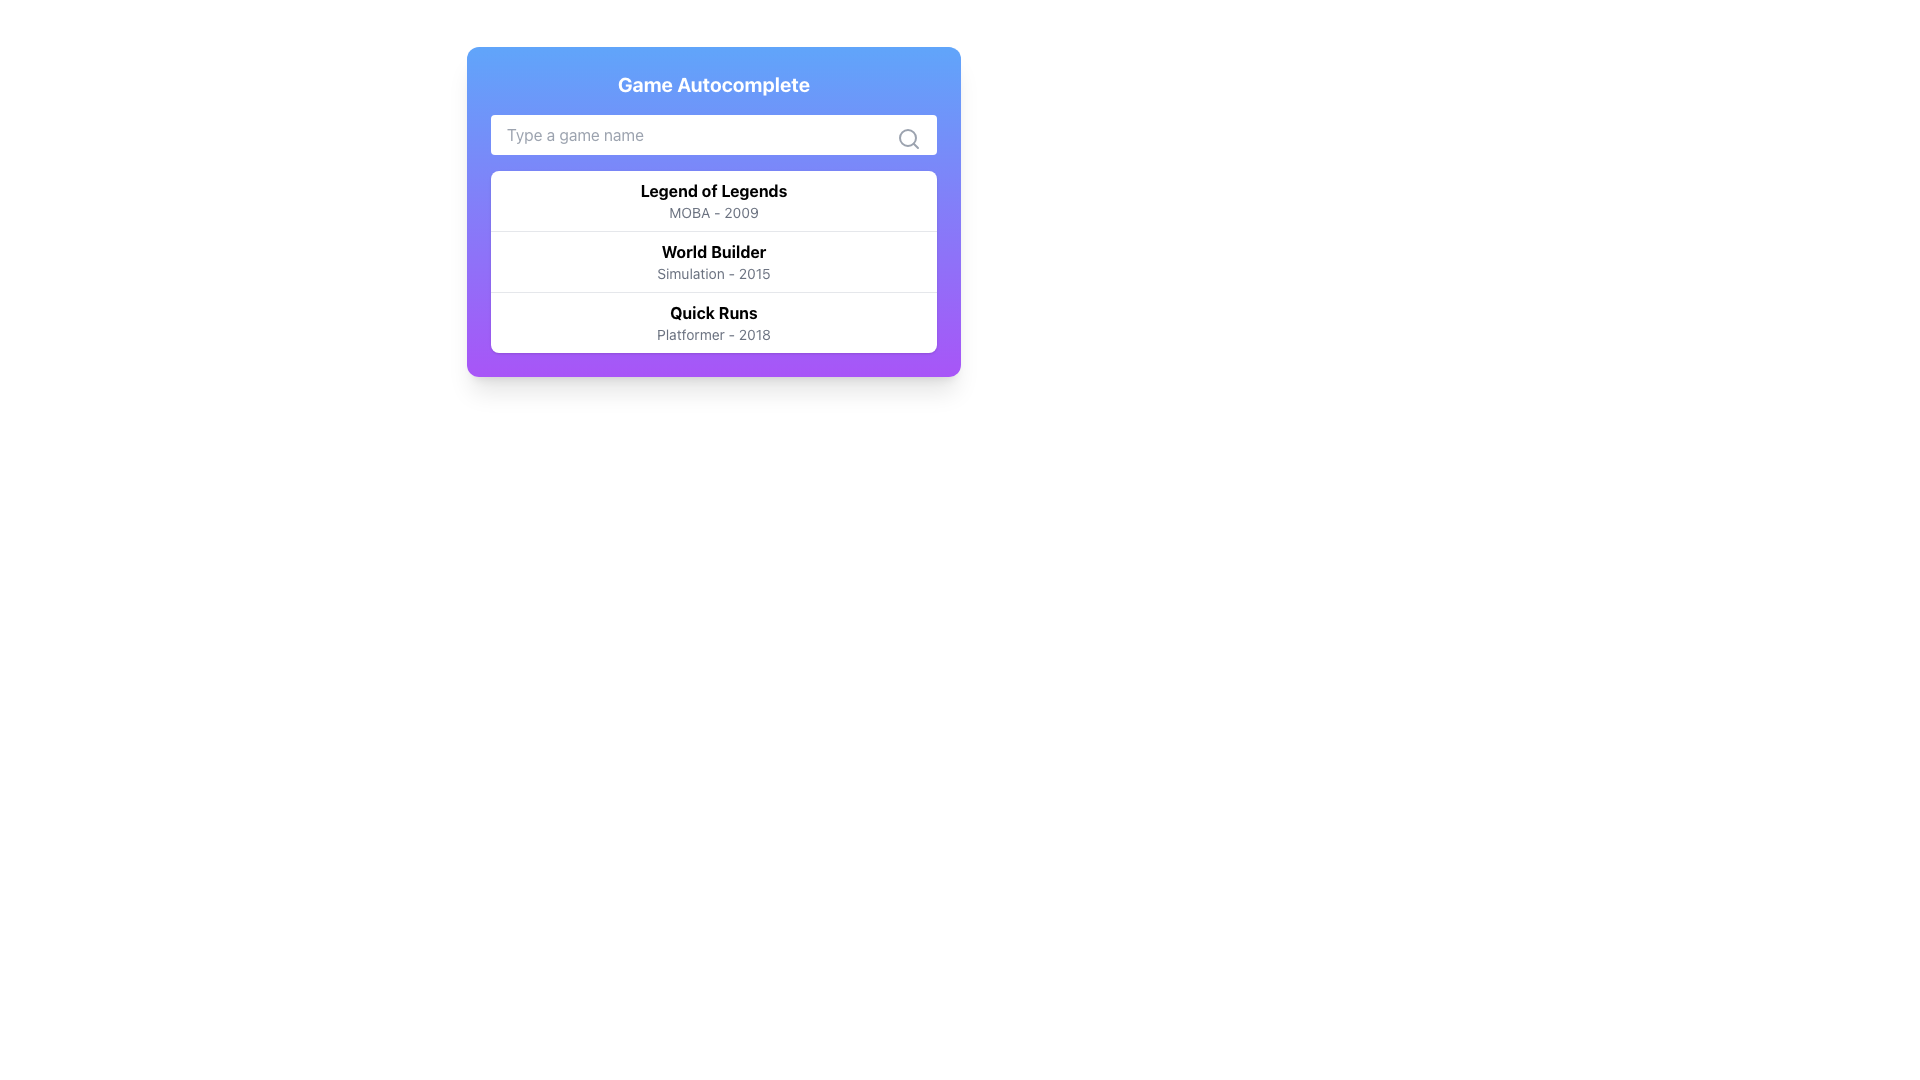 The height and width of the screenshot is (1080, 1920). I want to click on the first entry in the game title list, so click(714, 200).